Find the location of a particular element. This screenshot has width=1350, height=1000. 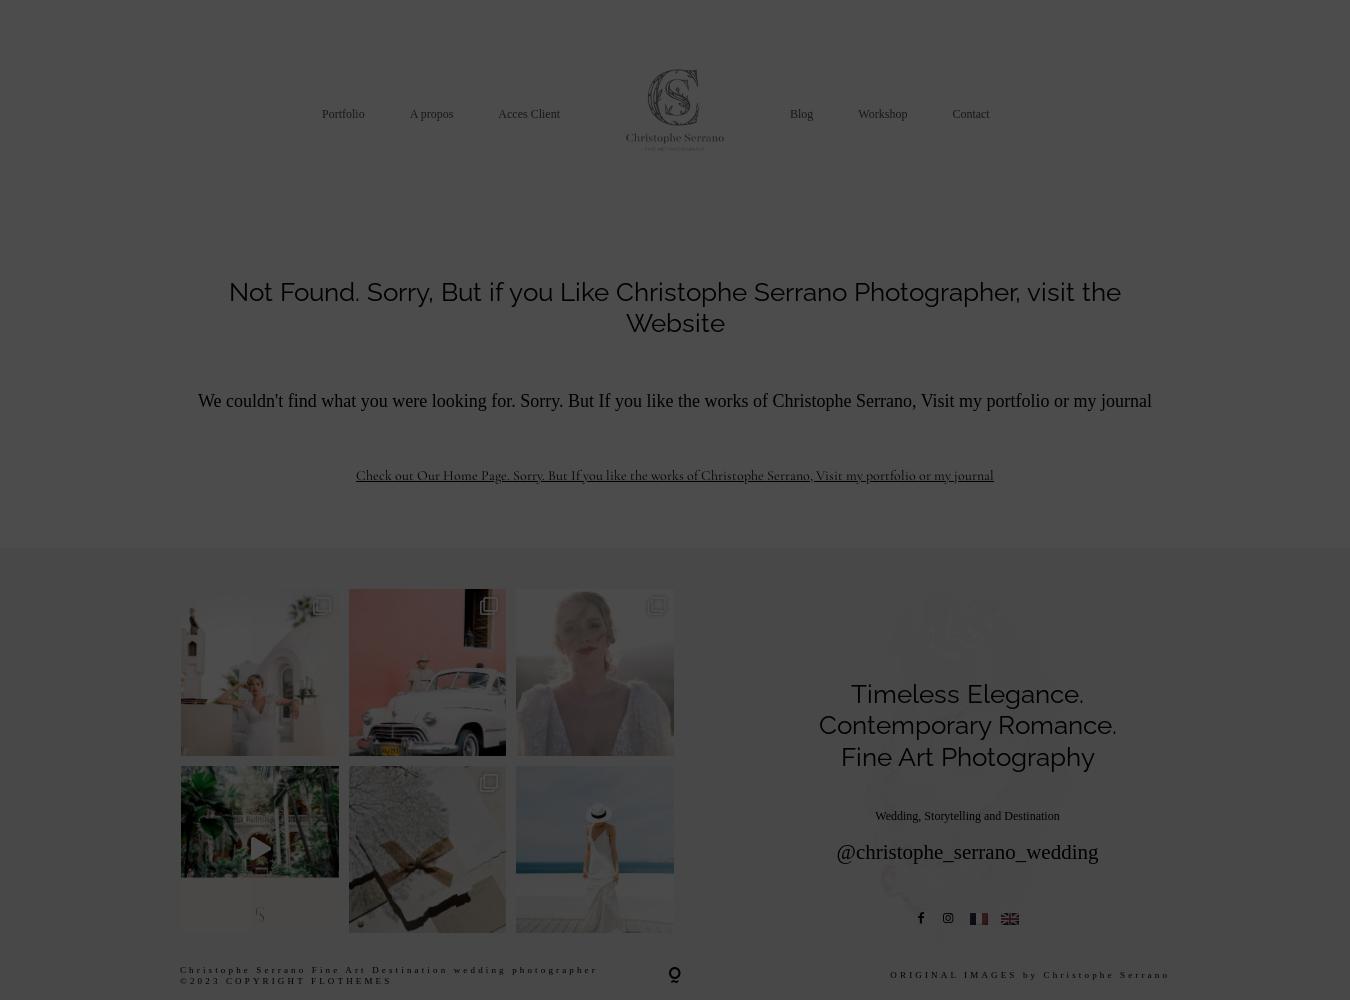

'Portfolio' is located at coordinates (343, 112).